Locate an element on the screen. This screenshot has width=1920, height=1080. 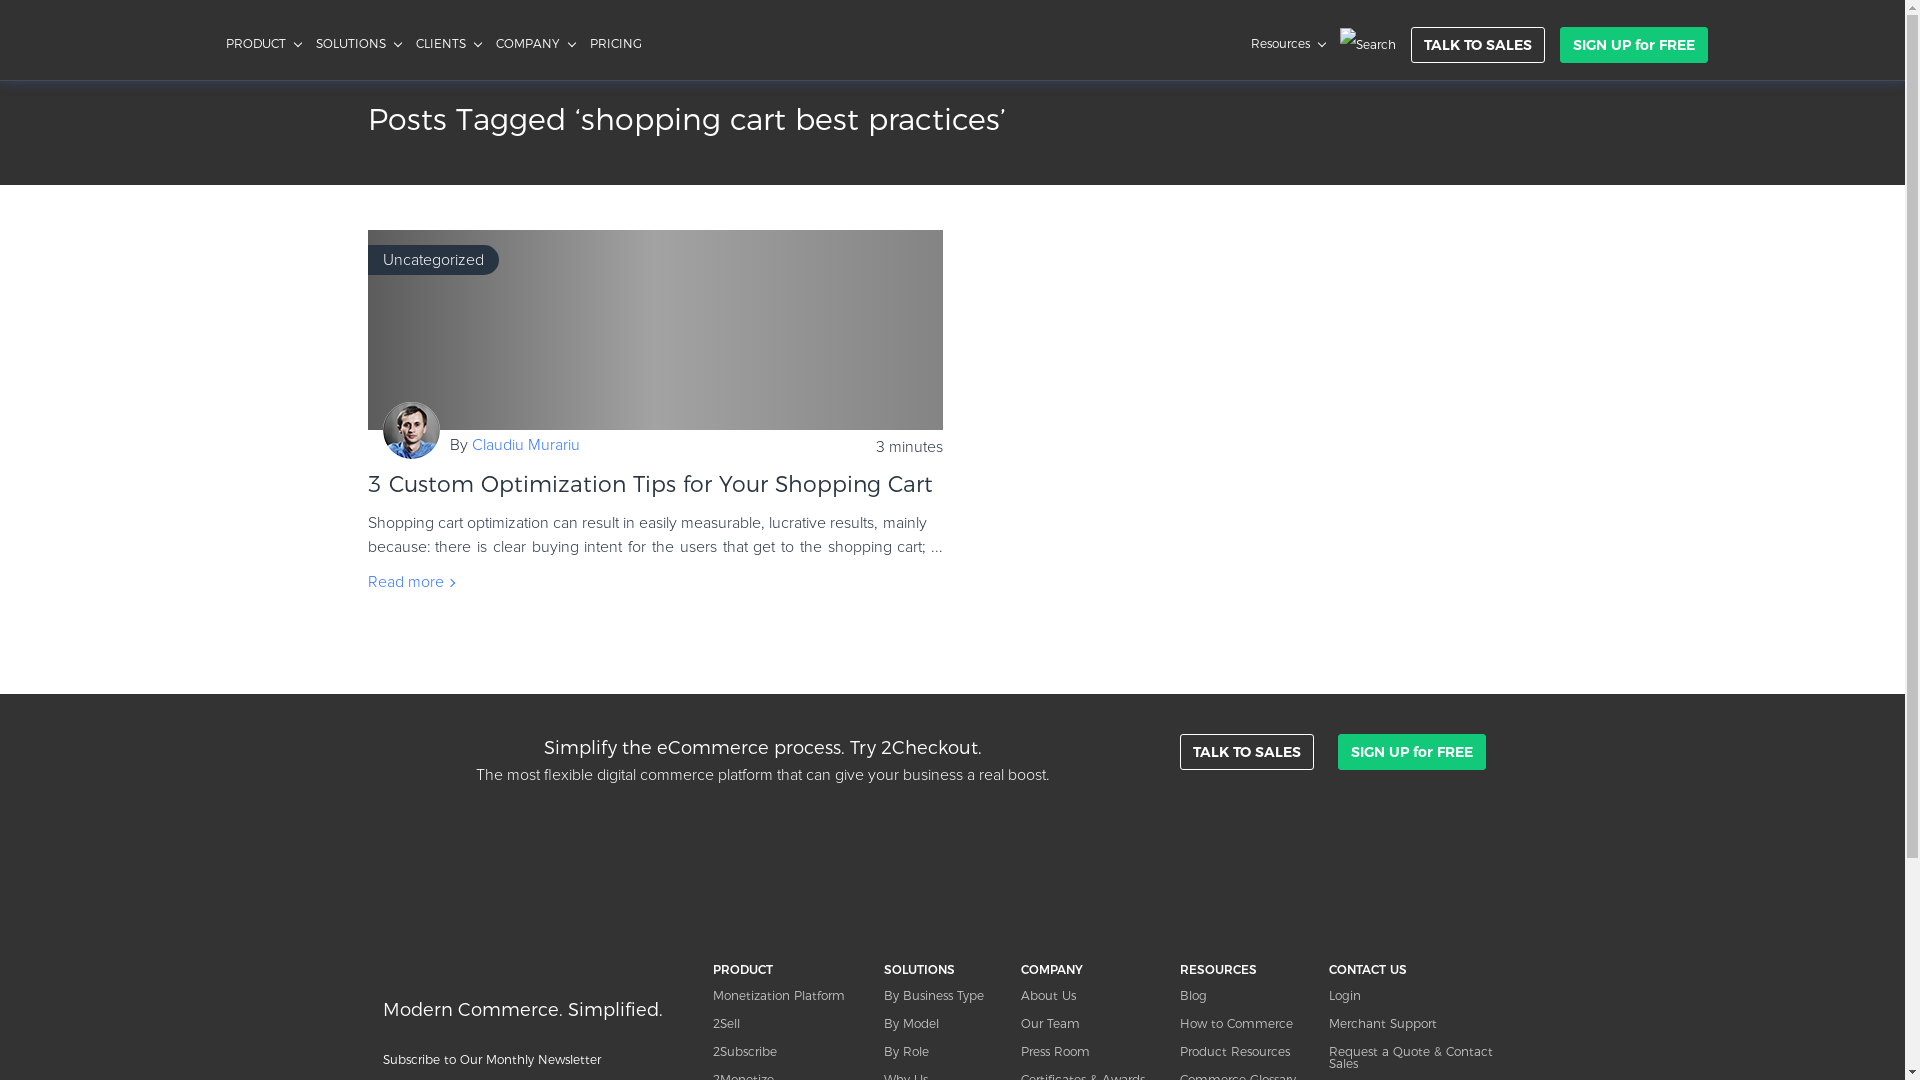
'Press Room' is located at coordinates (1021, 1051).